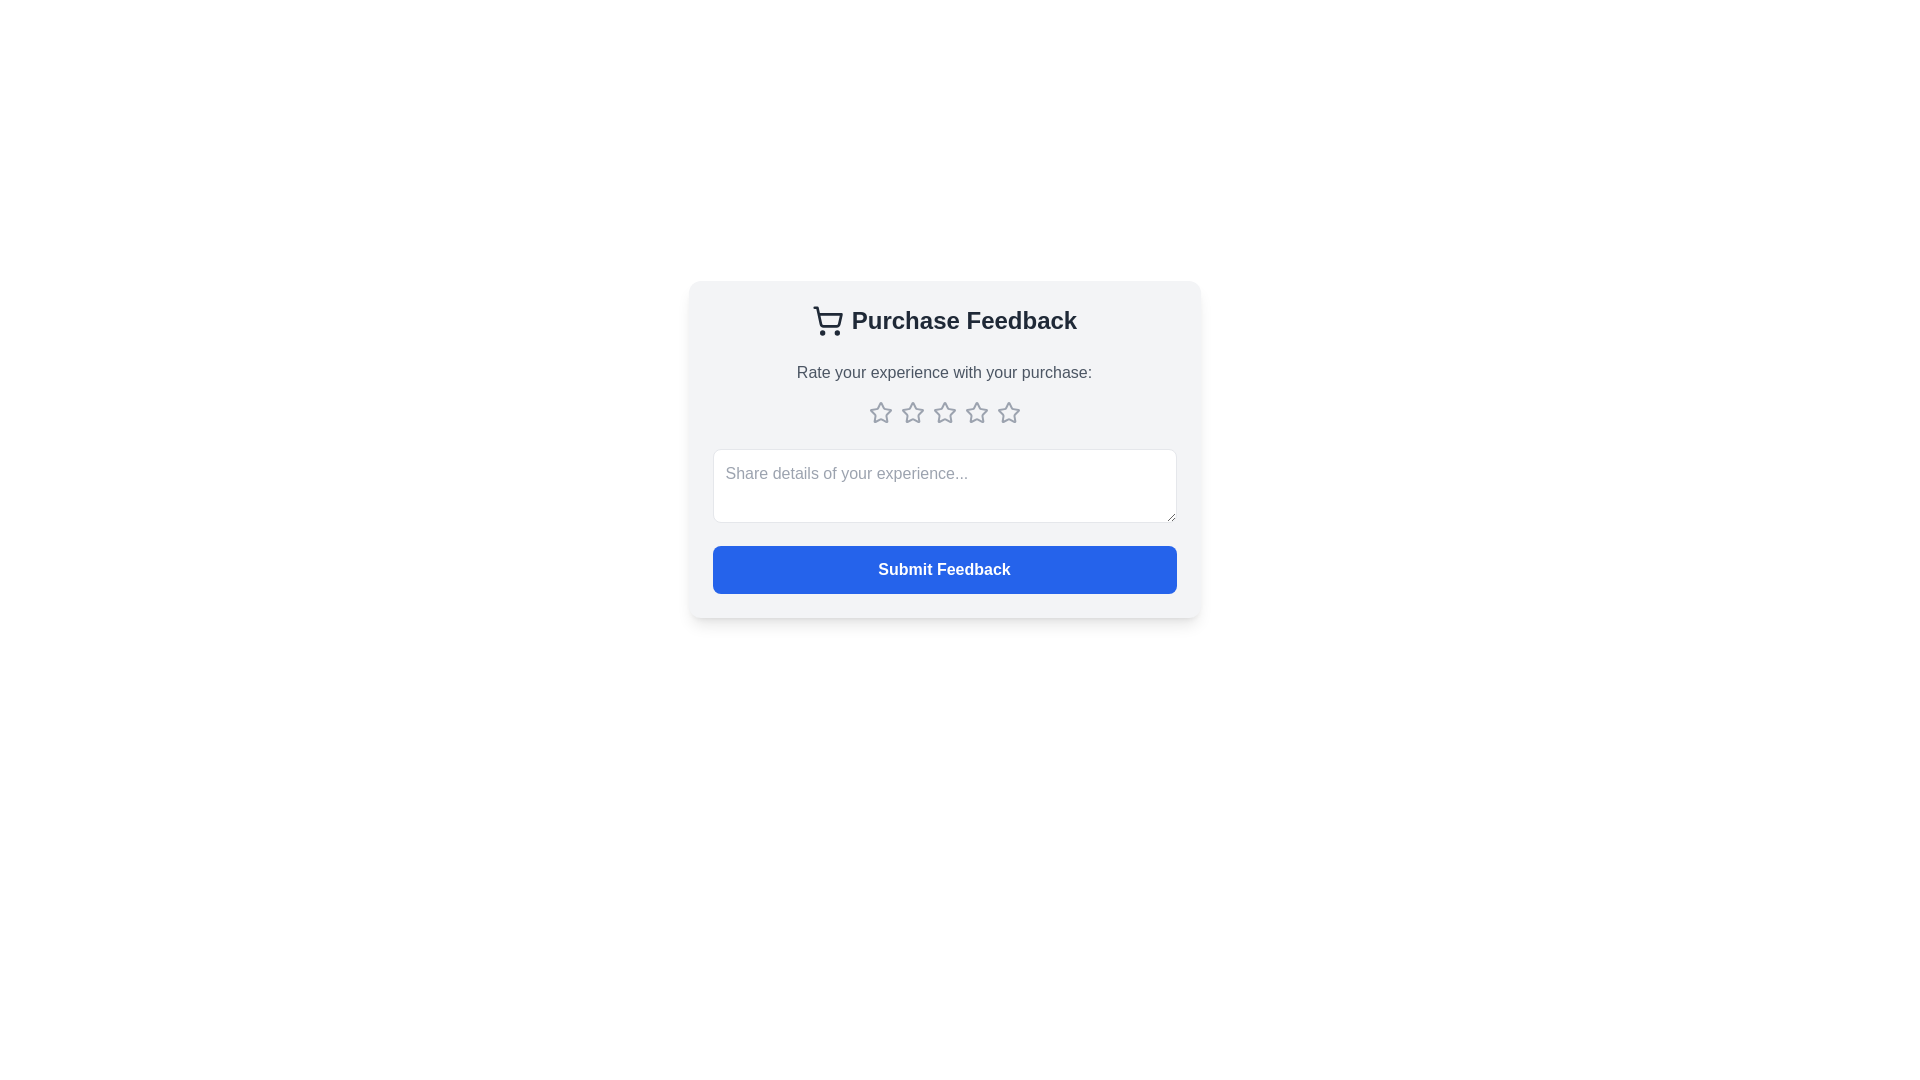 This screenshot has height=1080, width=1920. I want to click on the fourth star icon in the feedback rating section, so click(976, 411).